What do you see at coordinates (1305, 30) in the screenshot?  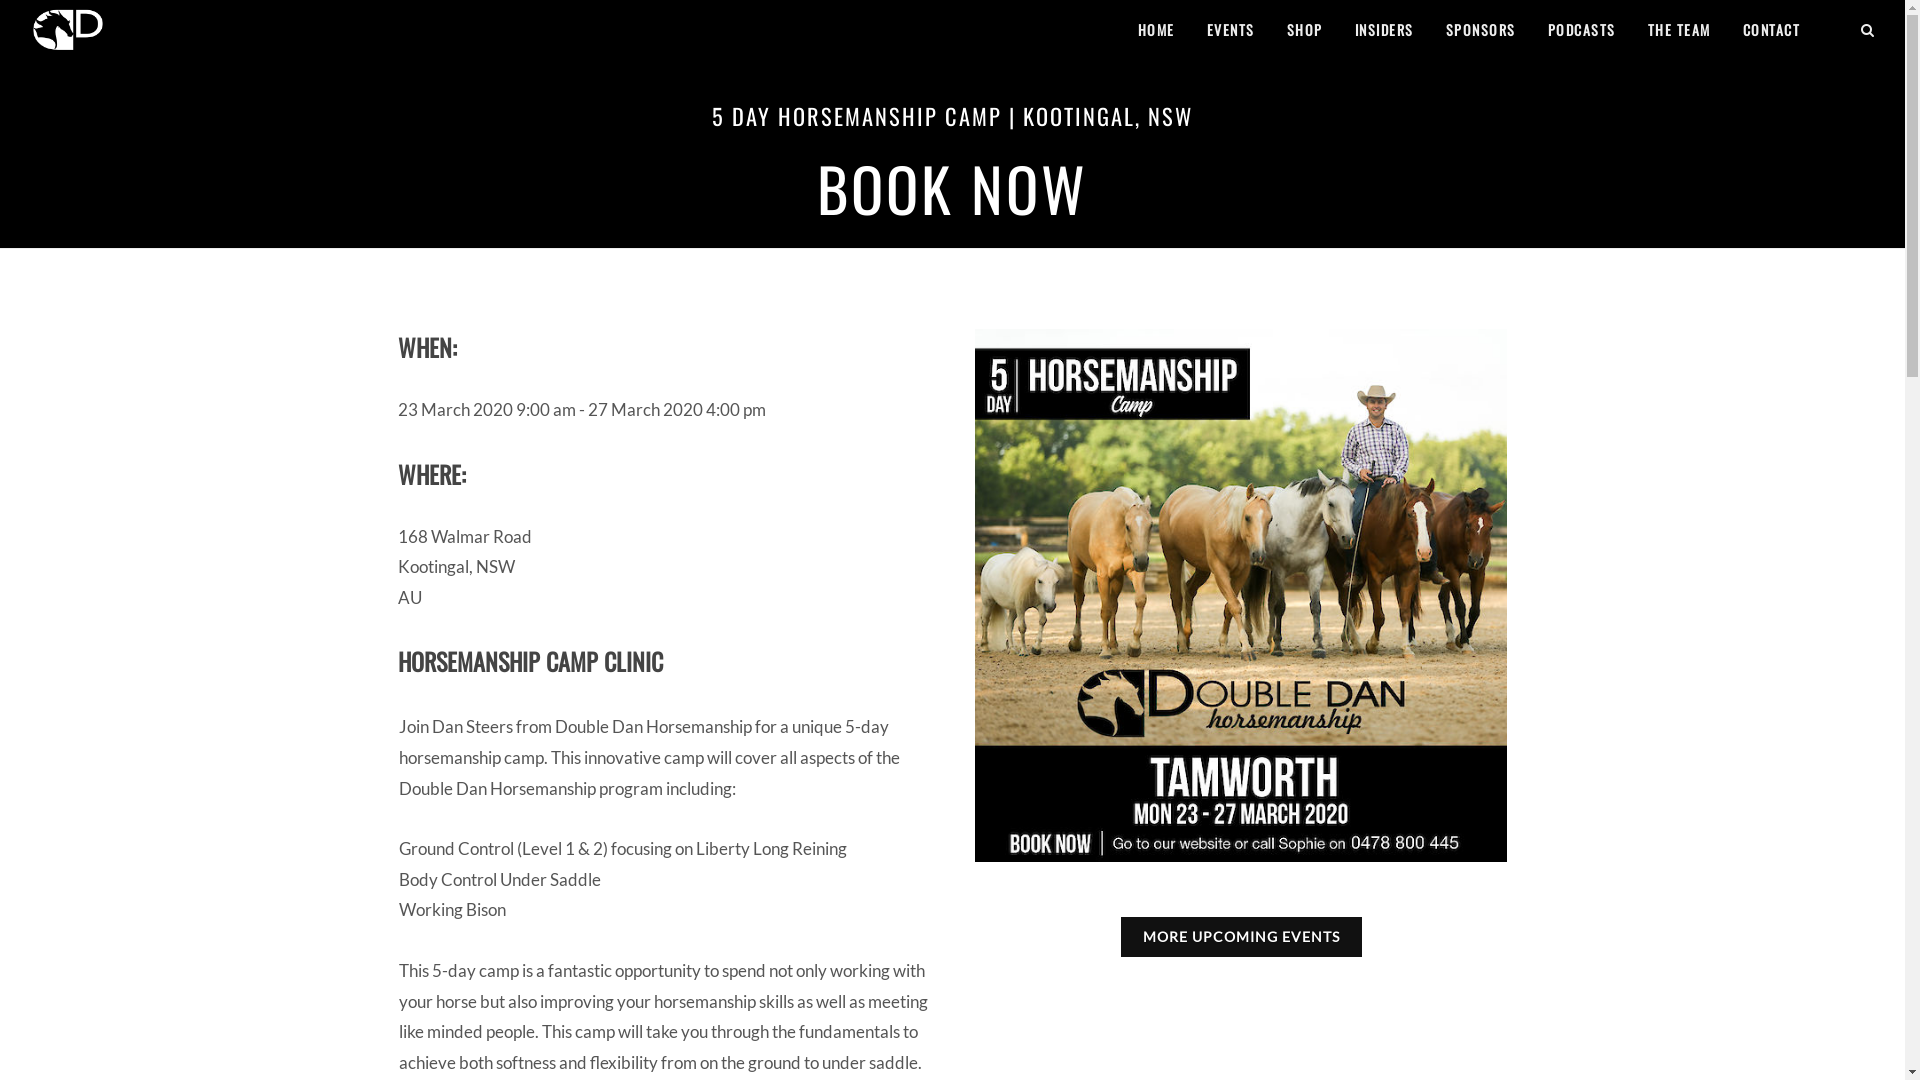 I see `'SHOP'` at bounding box center [1305, 30].